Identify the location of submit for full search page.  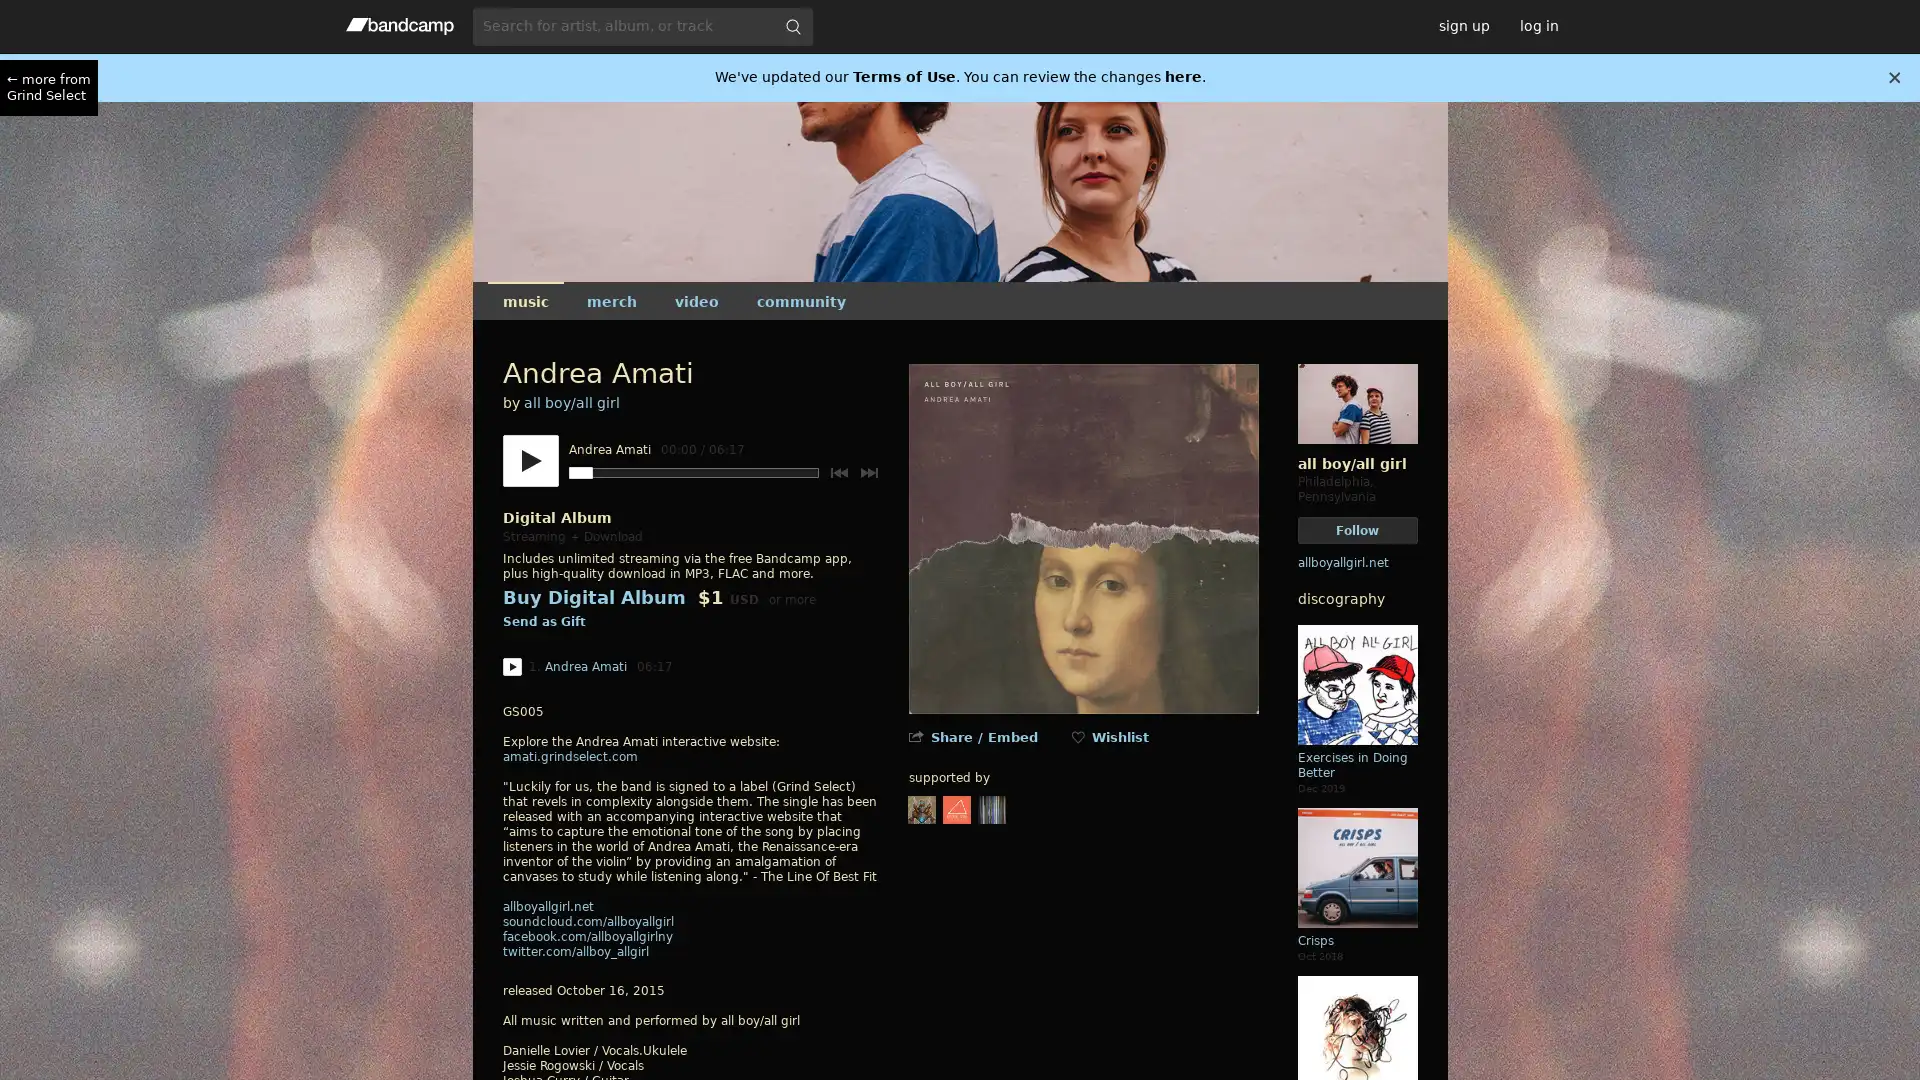
(791, 26).